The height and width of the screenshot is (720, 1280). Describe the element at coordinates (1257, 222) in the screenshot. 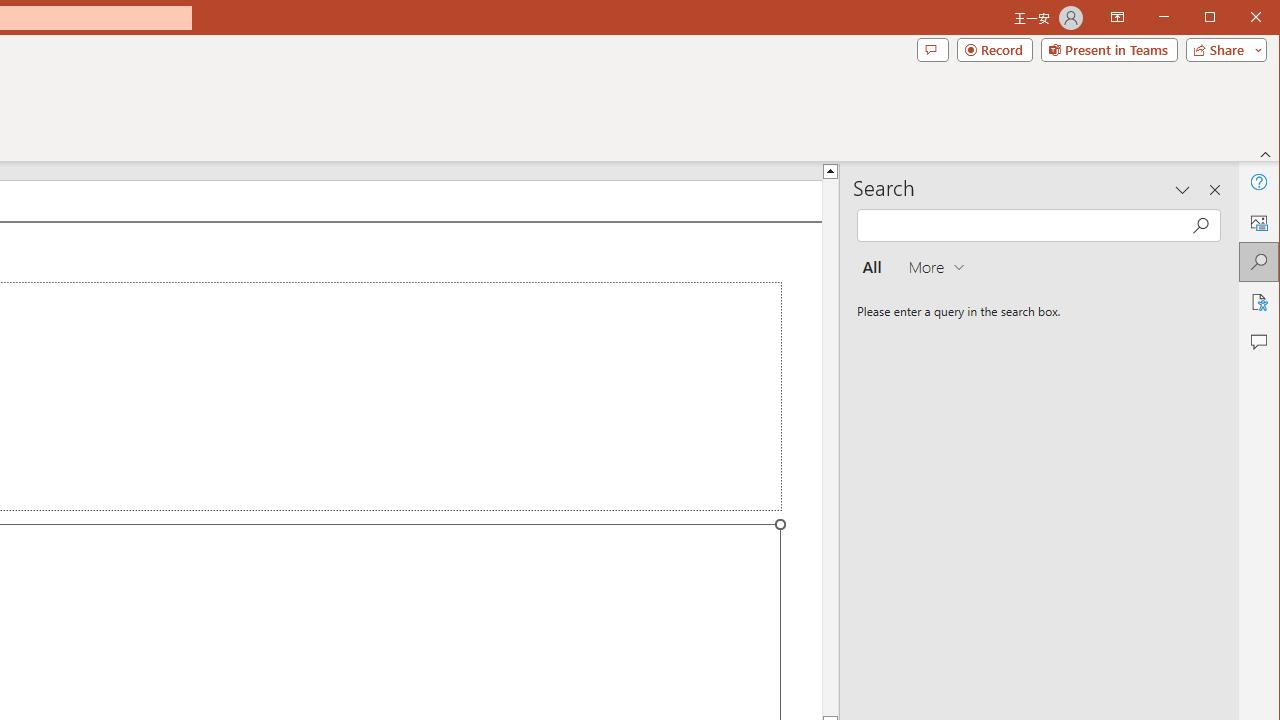

I see `'Alt Text'` at that location.